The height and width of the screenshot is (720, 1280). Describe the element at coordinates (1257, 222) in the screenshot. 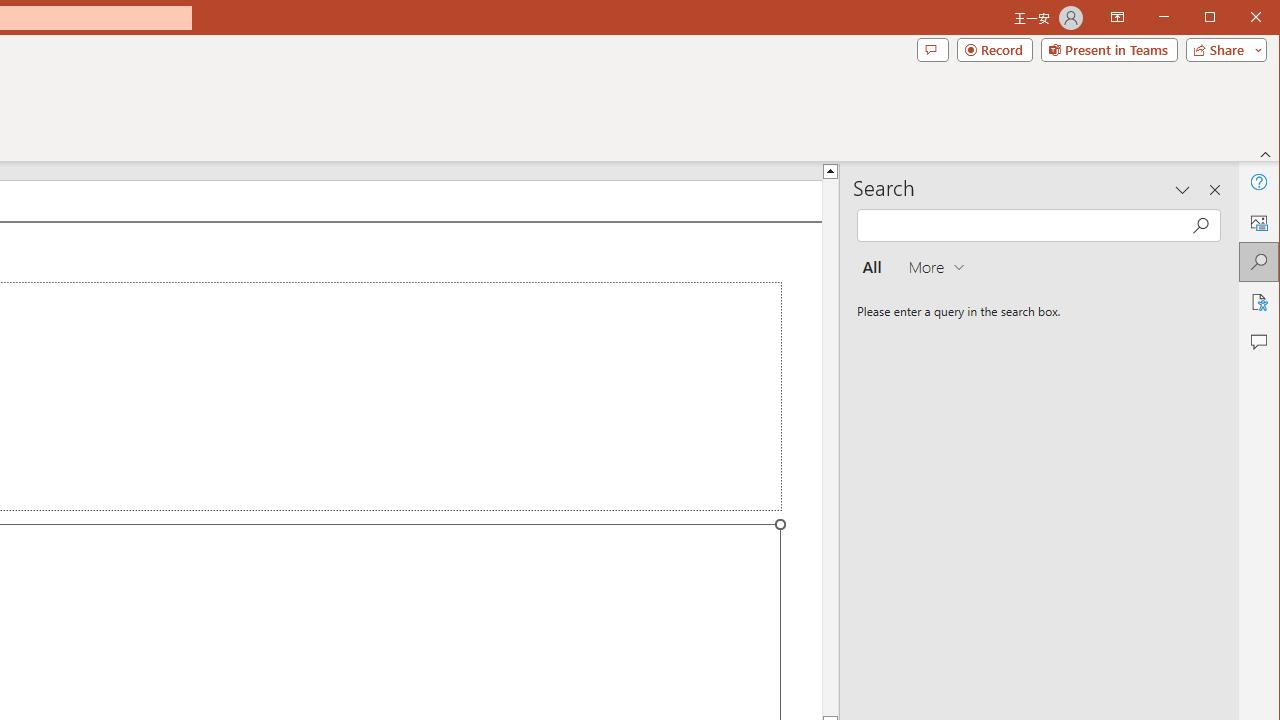

I see `'Alt Text'` at that location.